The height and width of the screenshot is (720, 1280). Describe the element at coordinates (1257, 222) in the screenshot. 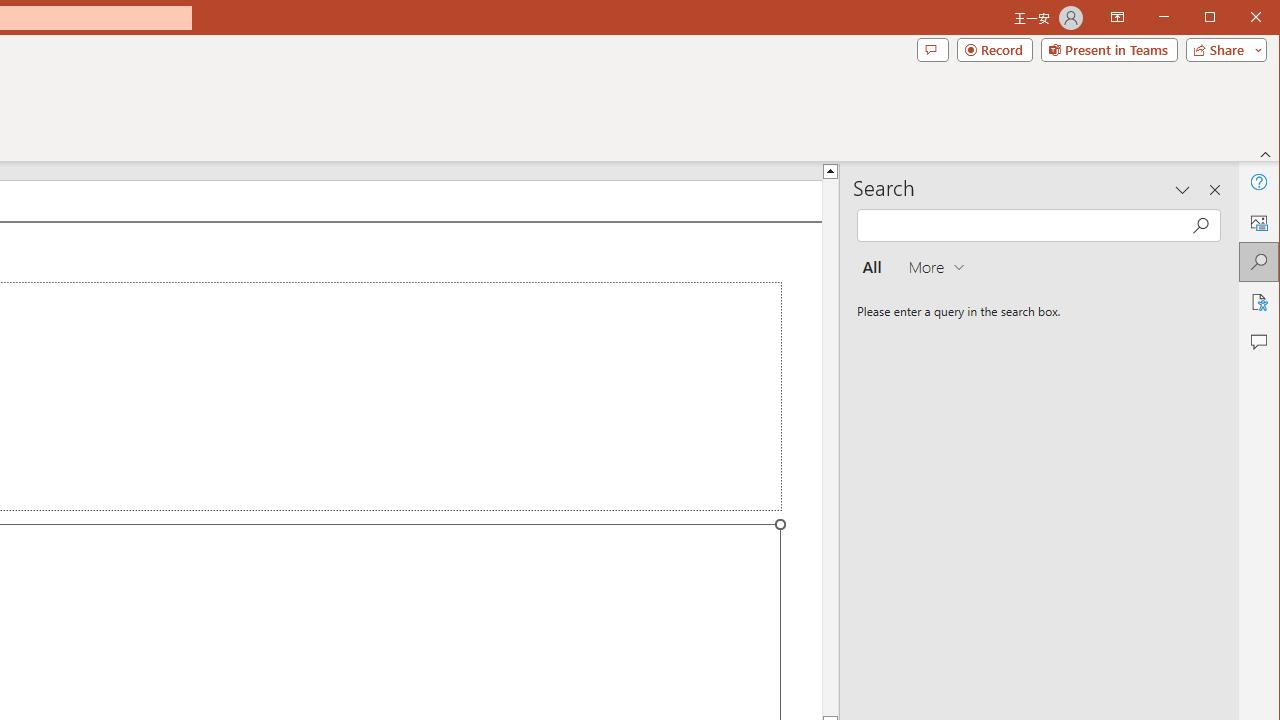

I see `'Alt Text'` at that location.